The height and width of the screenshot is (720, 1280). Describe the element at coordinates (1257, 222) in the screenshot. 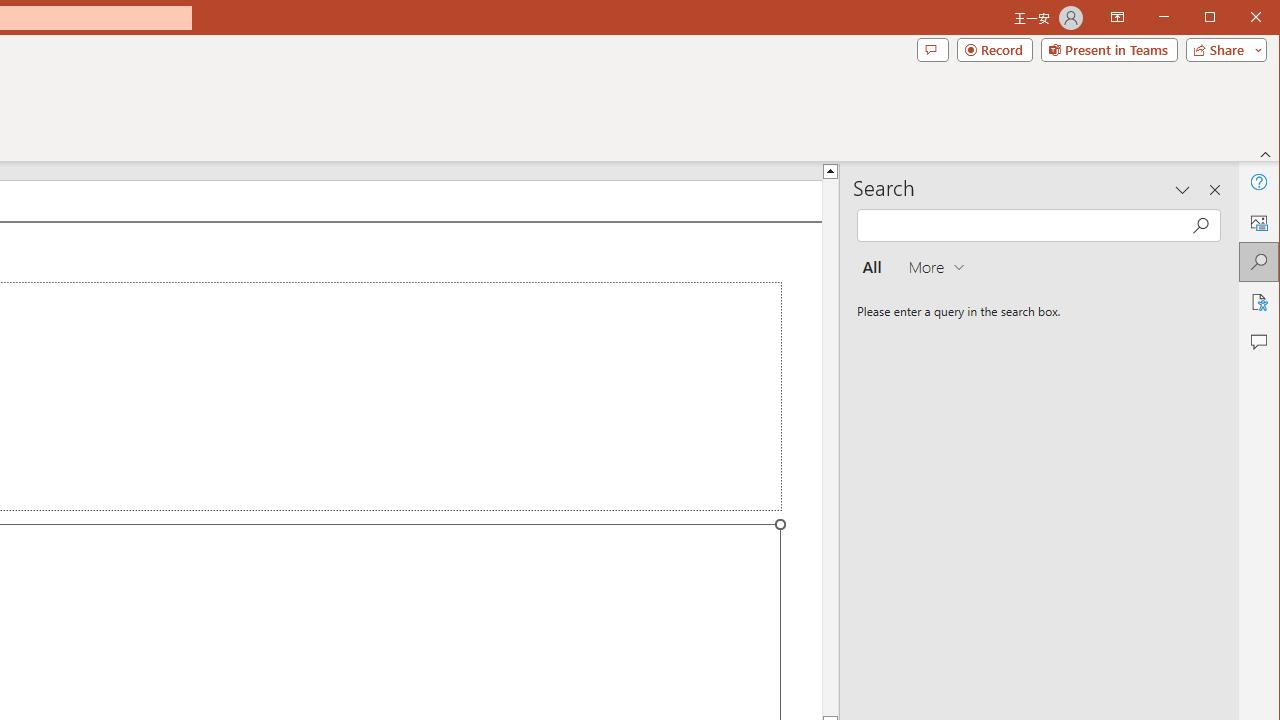

I see `'Alt Text'` at that location.